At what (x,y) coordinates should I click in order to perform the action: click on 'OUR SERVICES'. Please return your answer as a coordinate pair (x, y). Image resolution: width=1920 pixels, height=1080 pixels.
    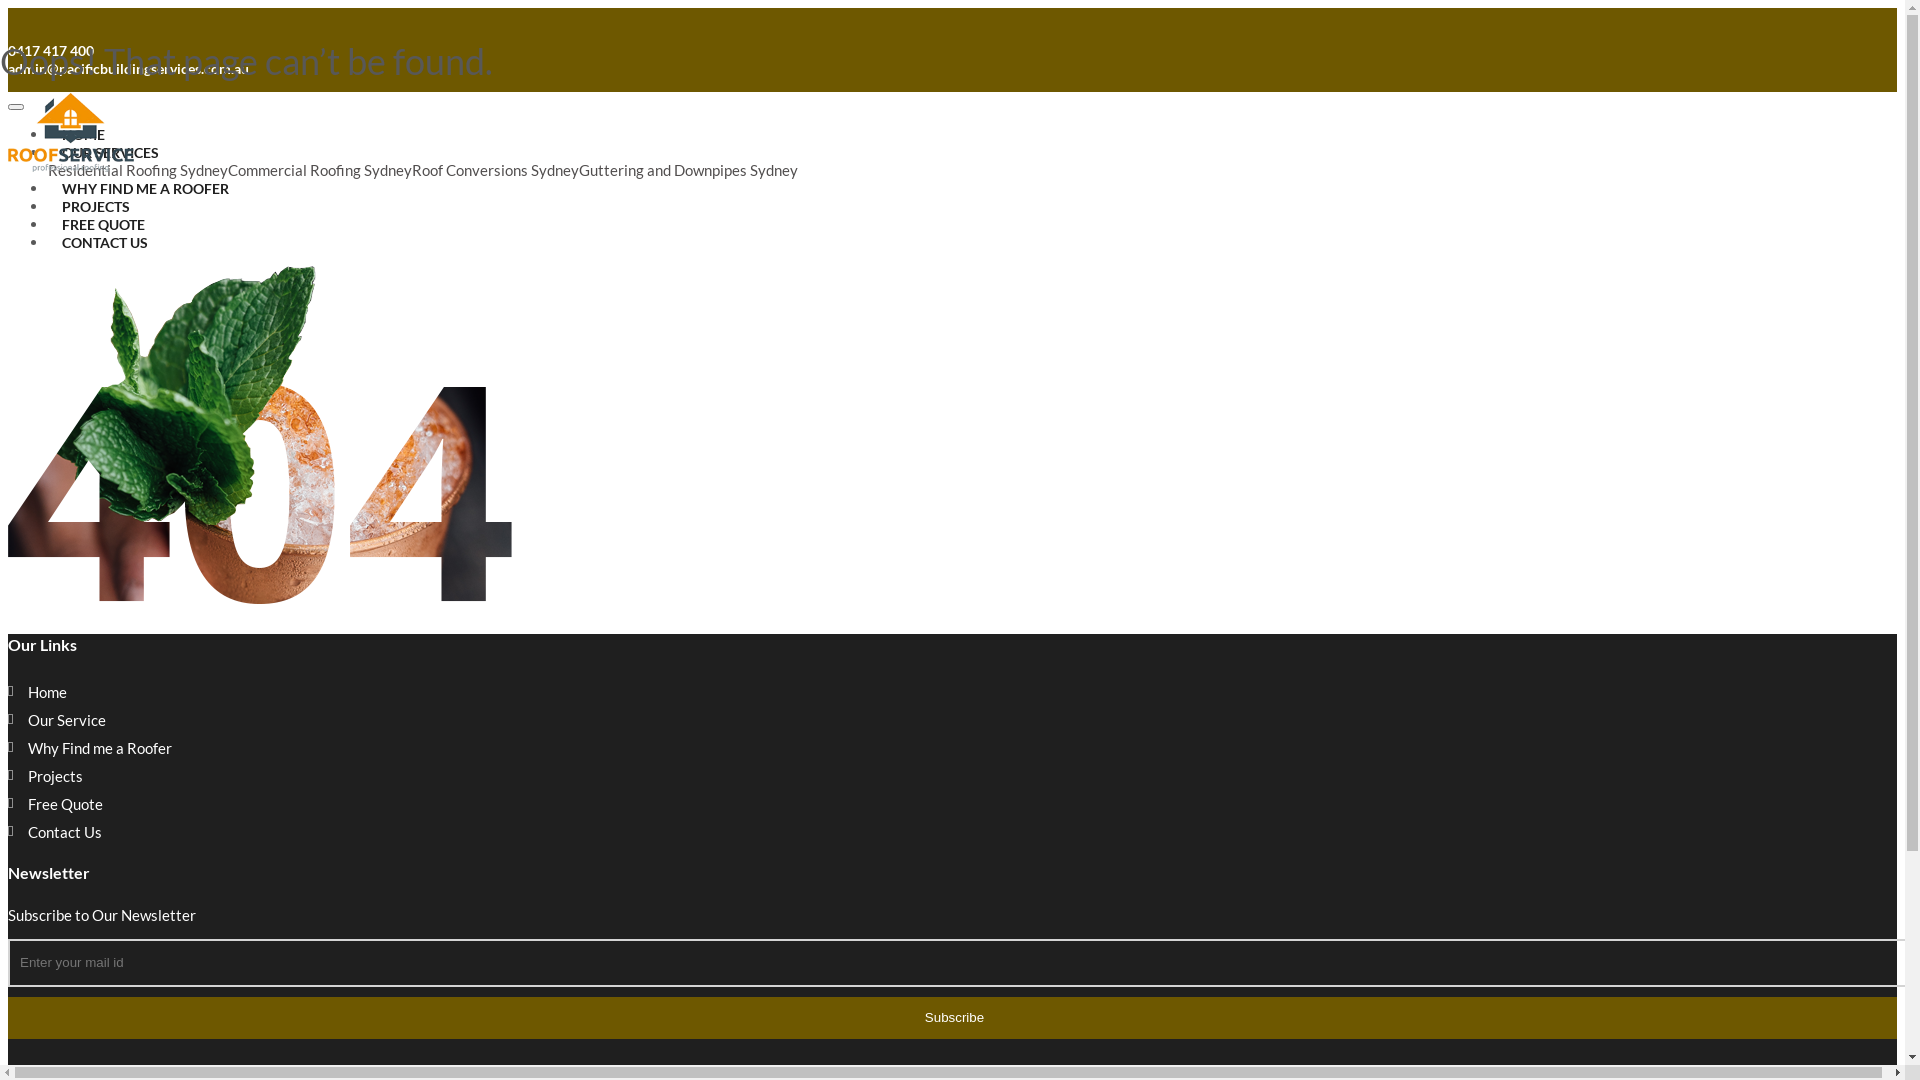
    Looking at the image, I should click on (109, 151).